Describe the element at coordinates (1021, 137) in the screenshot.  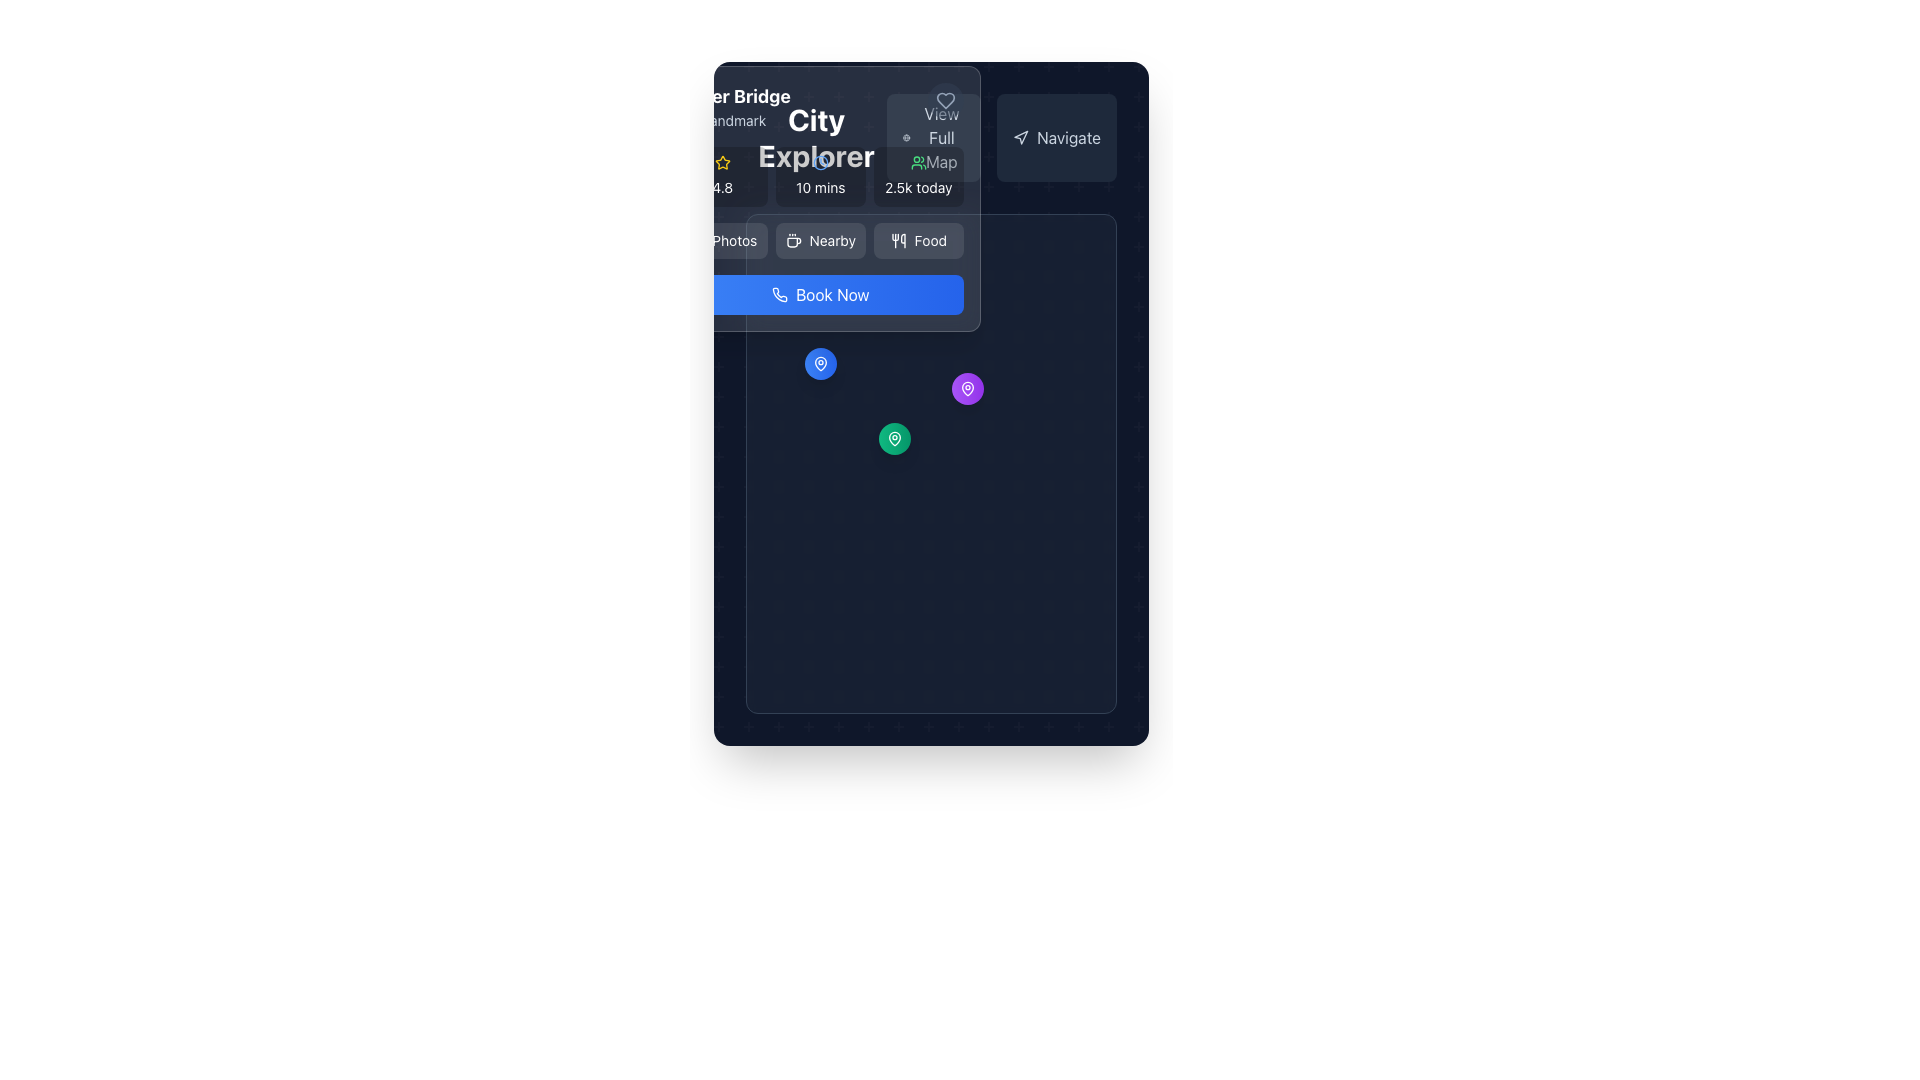
I see `the navigation icon located in the top-right area of the interface within the 'Navigate' UI component` at that location.